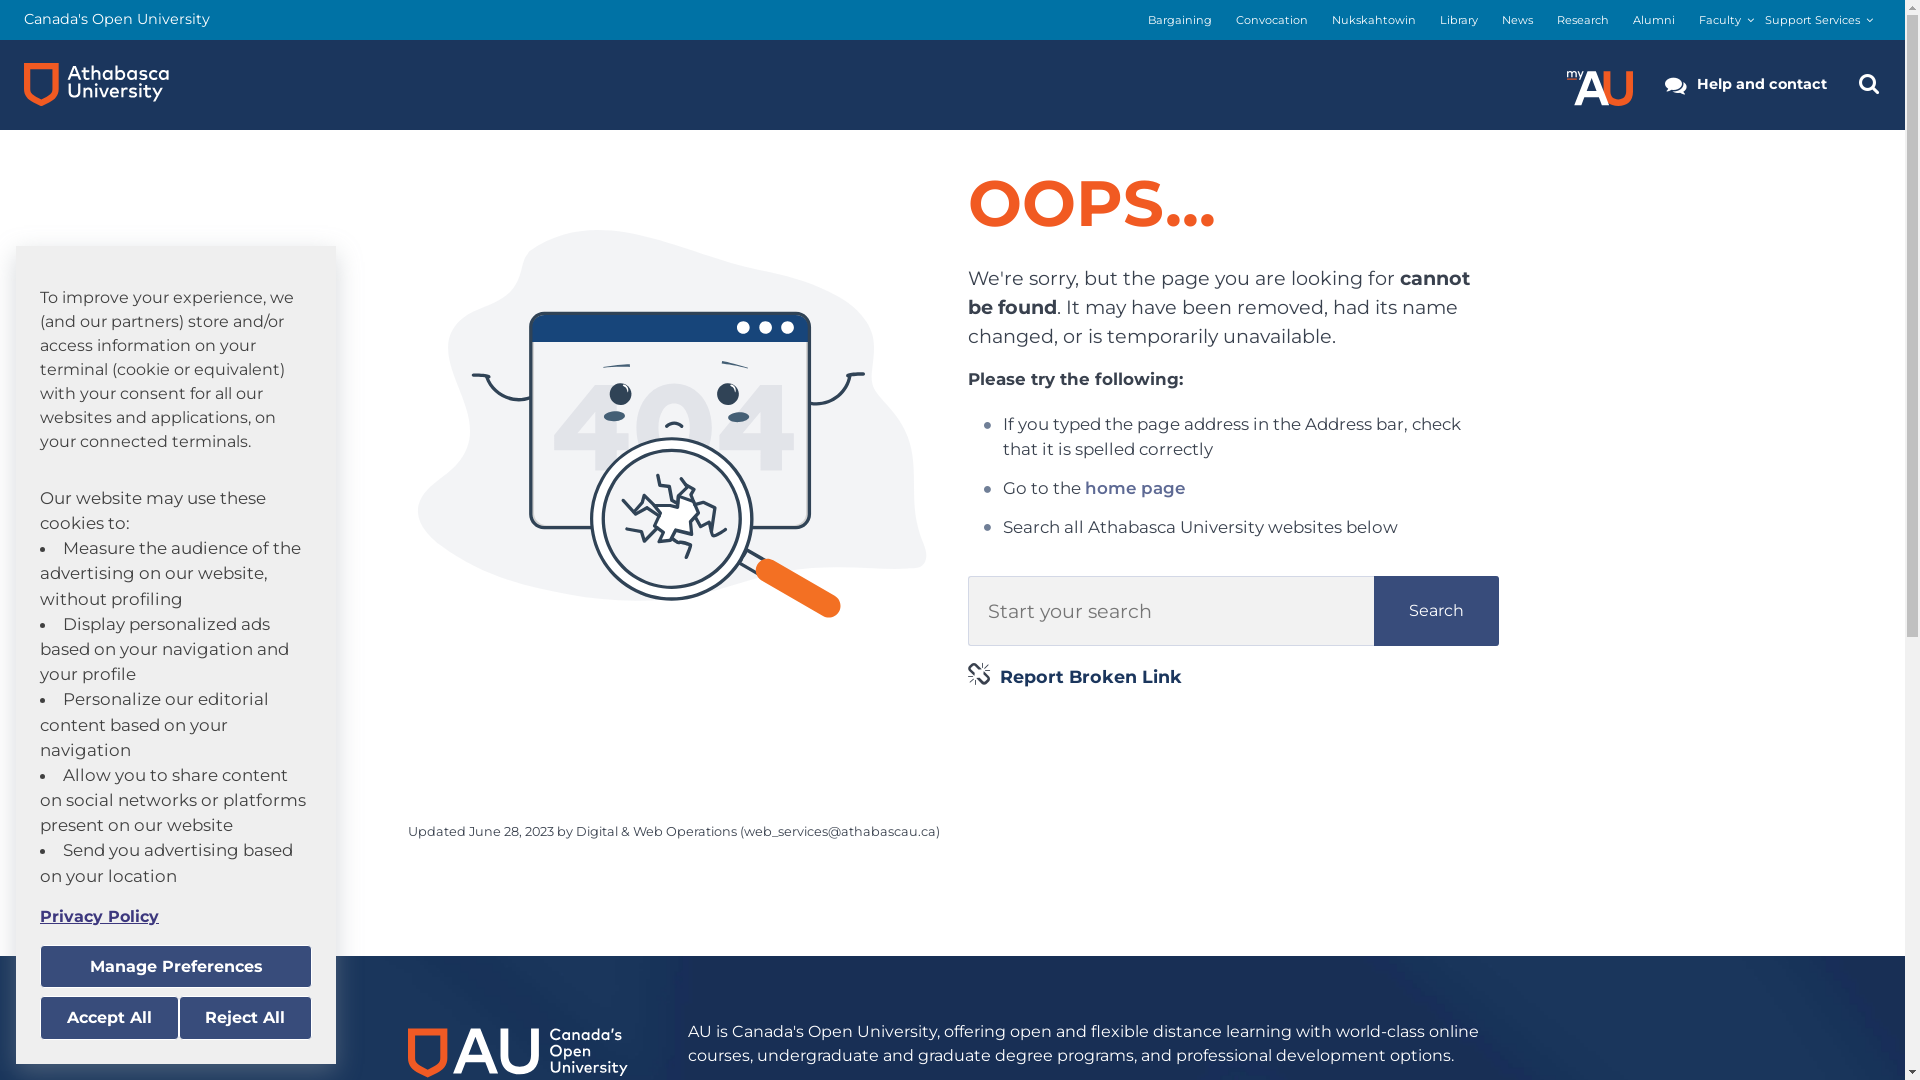 This screenshot has height=1080, width=1920. I want to click on 'Athabasca University logo', so click(24, 83).